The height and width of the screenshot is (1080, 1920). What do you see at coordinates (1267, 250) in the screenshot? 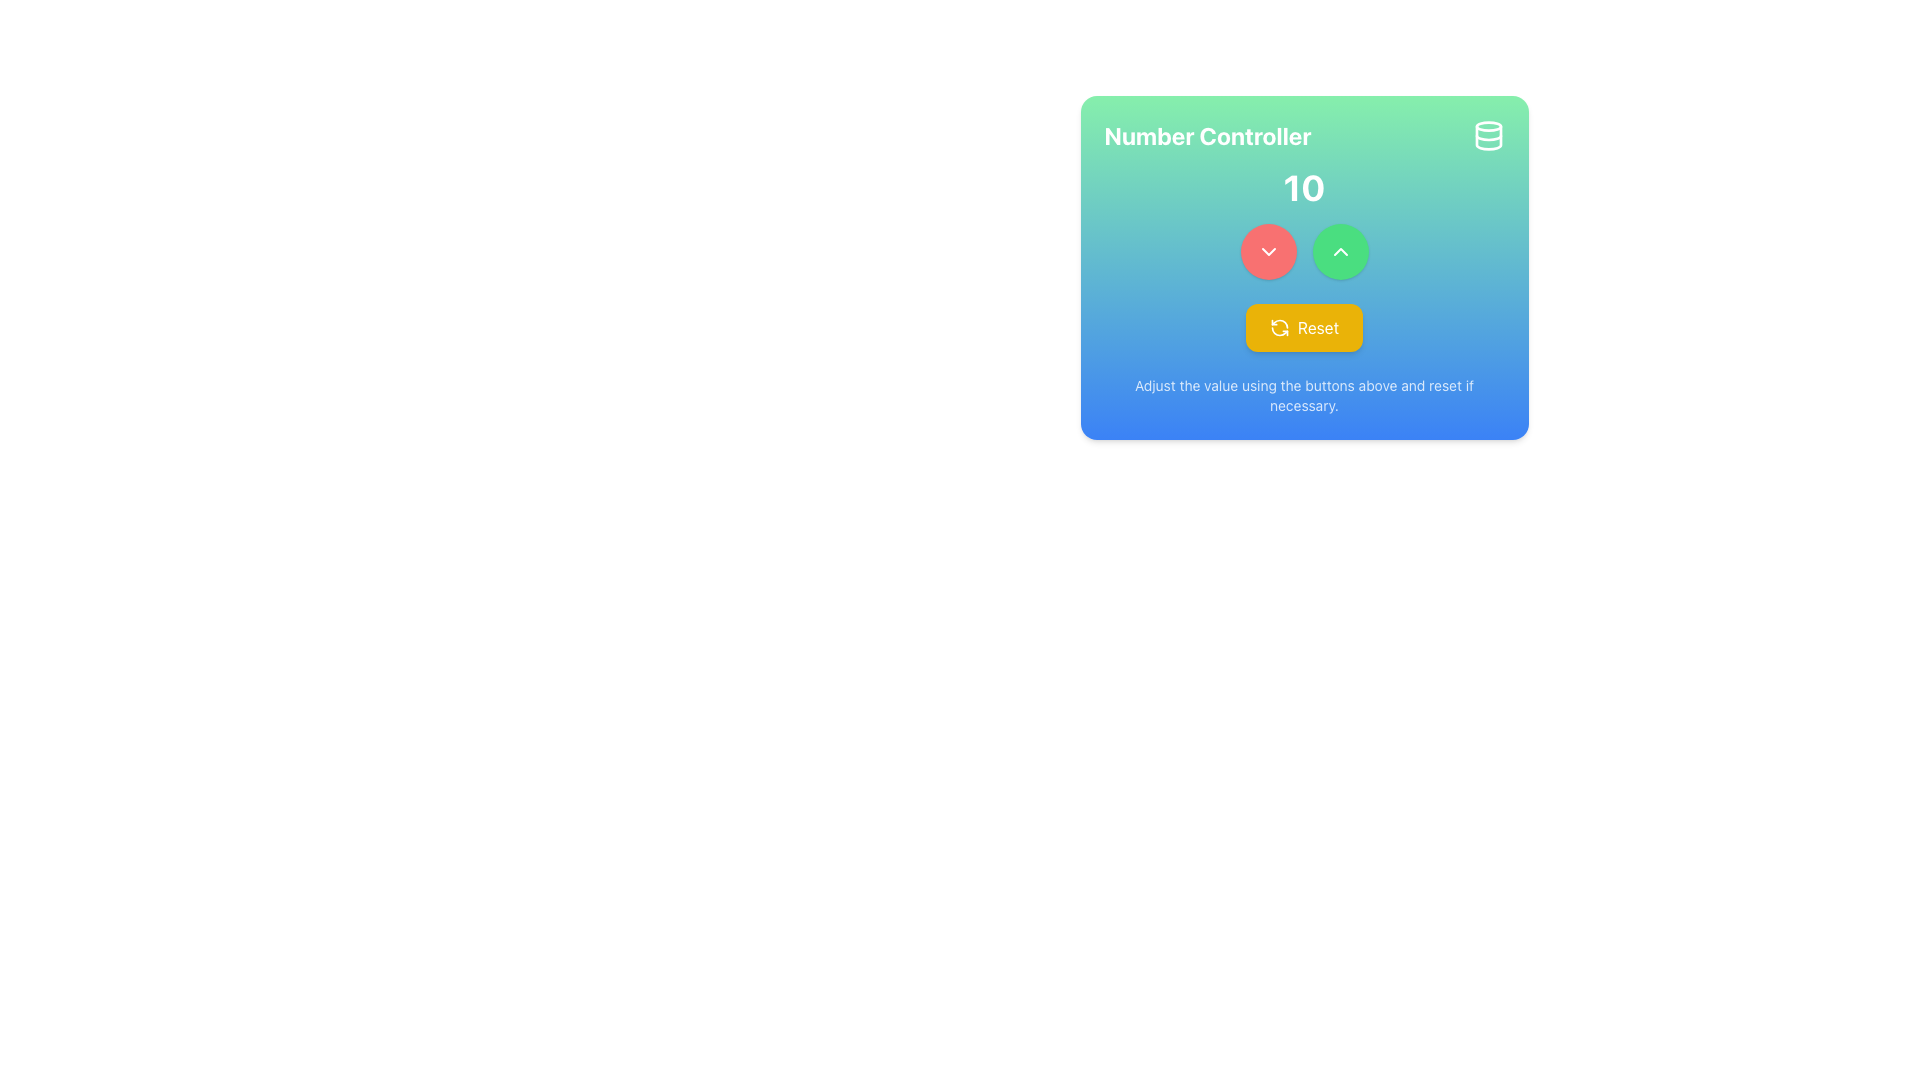
I see `the circular red button with white text and a downward-pointing chevron icon, located on the left side of two similar buttons, to observe interactive feedback` at bounding box center [1267, 250].